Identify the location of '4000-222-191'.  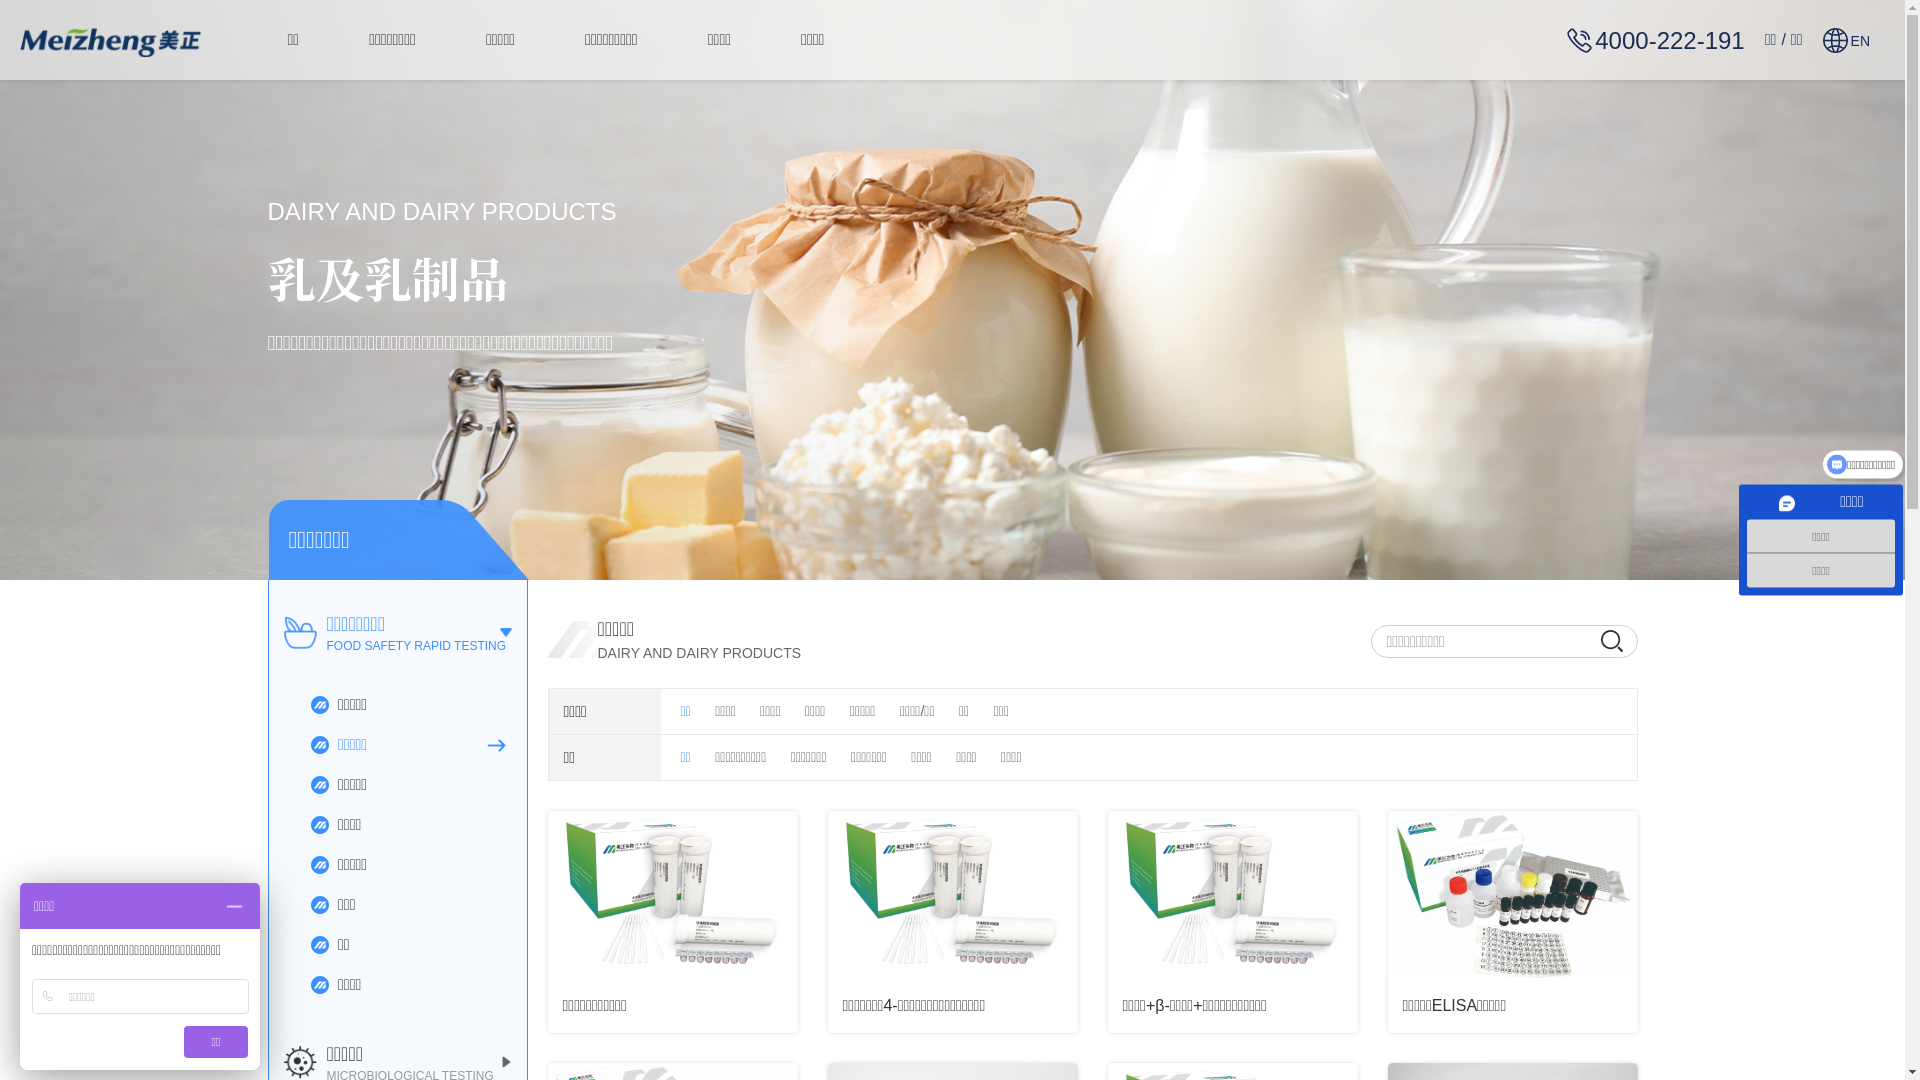
(1655, 39).